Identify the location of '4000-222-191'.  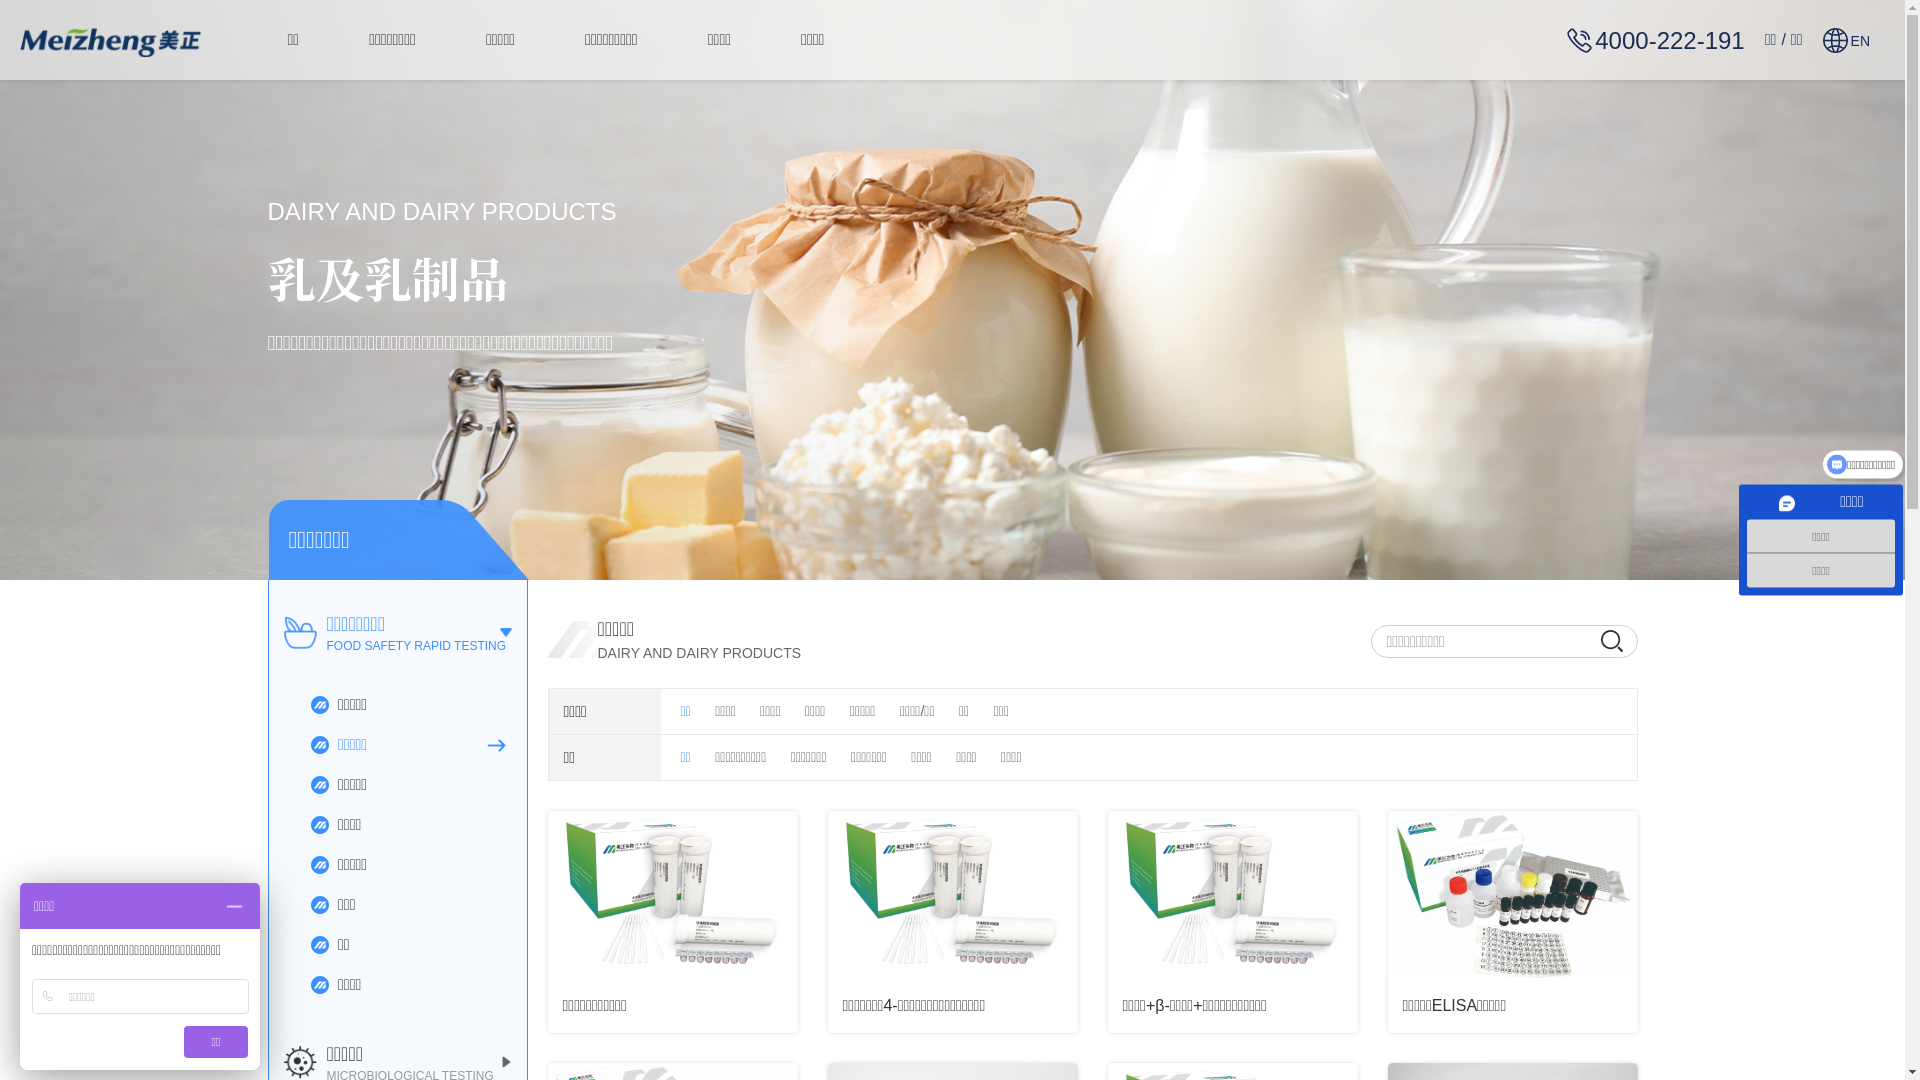
(1655, 39).